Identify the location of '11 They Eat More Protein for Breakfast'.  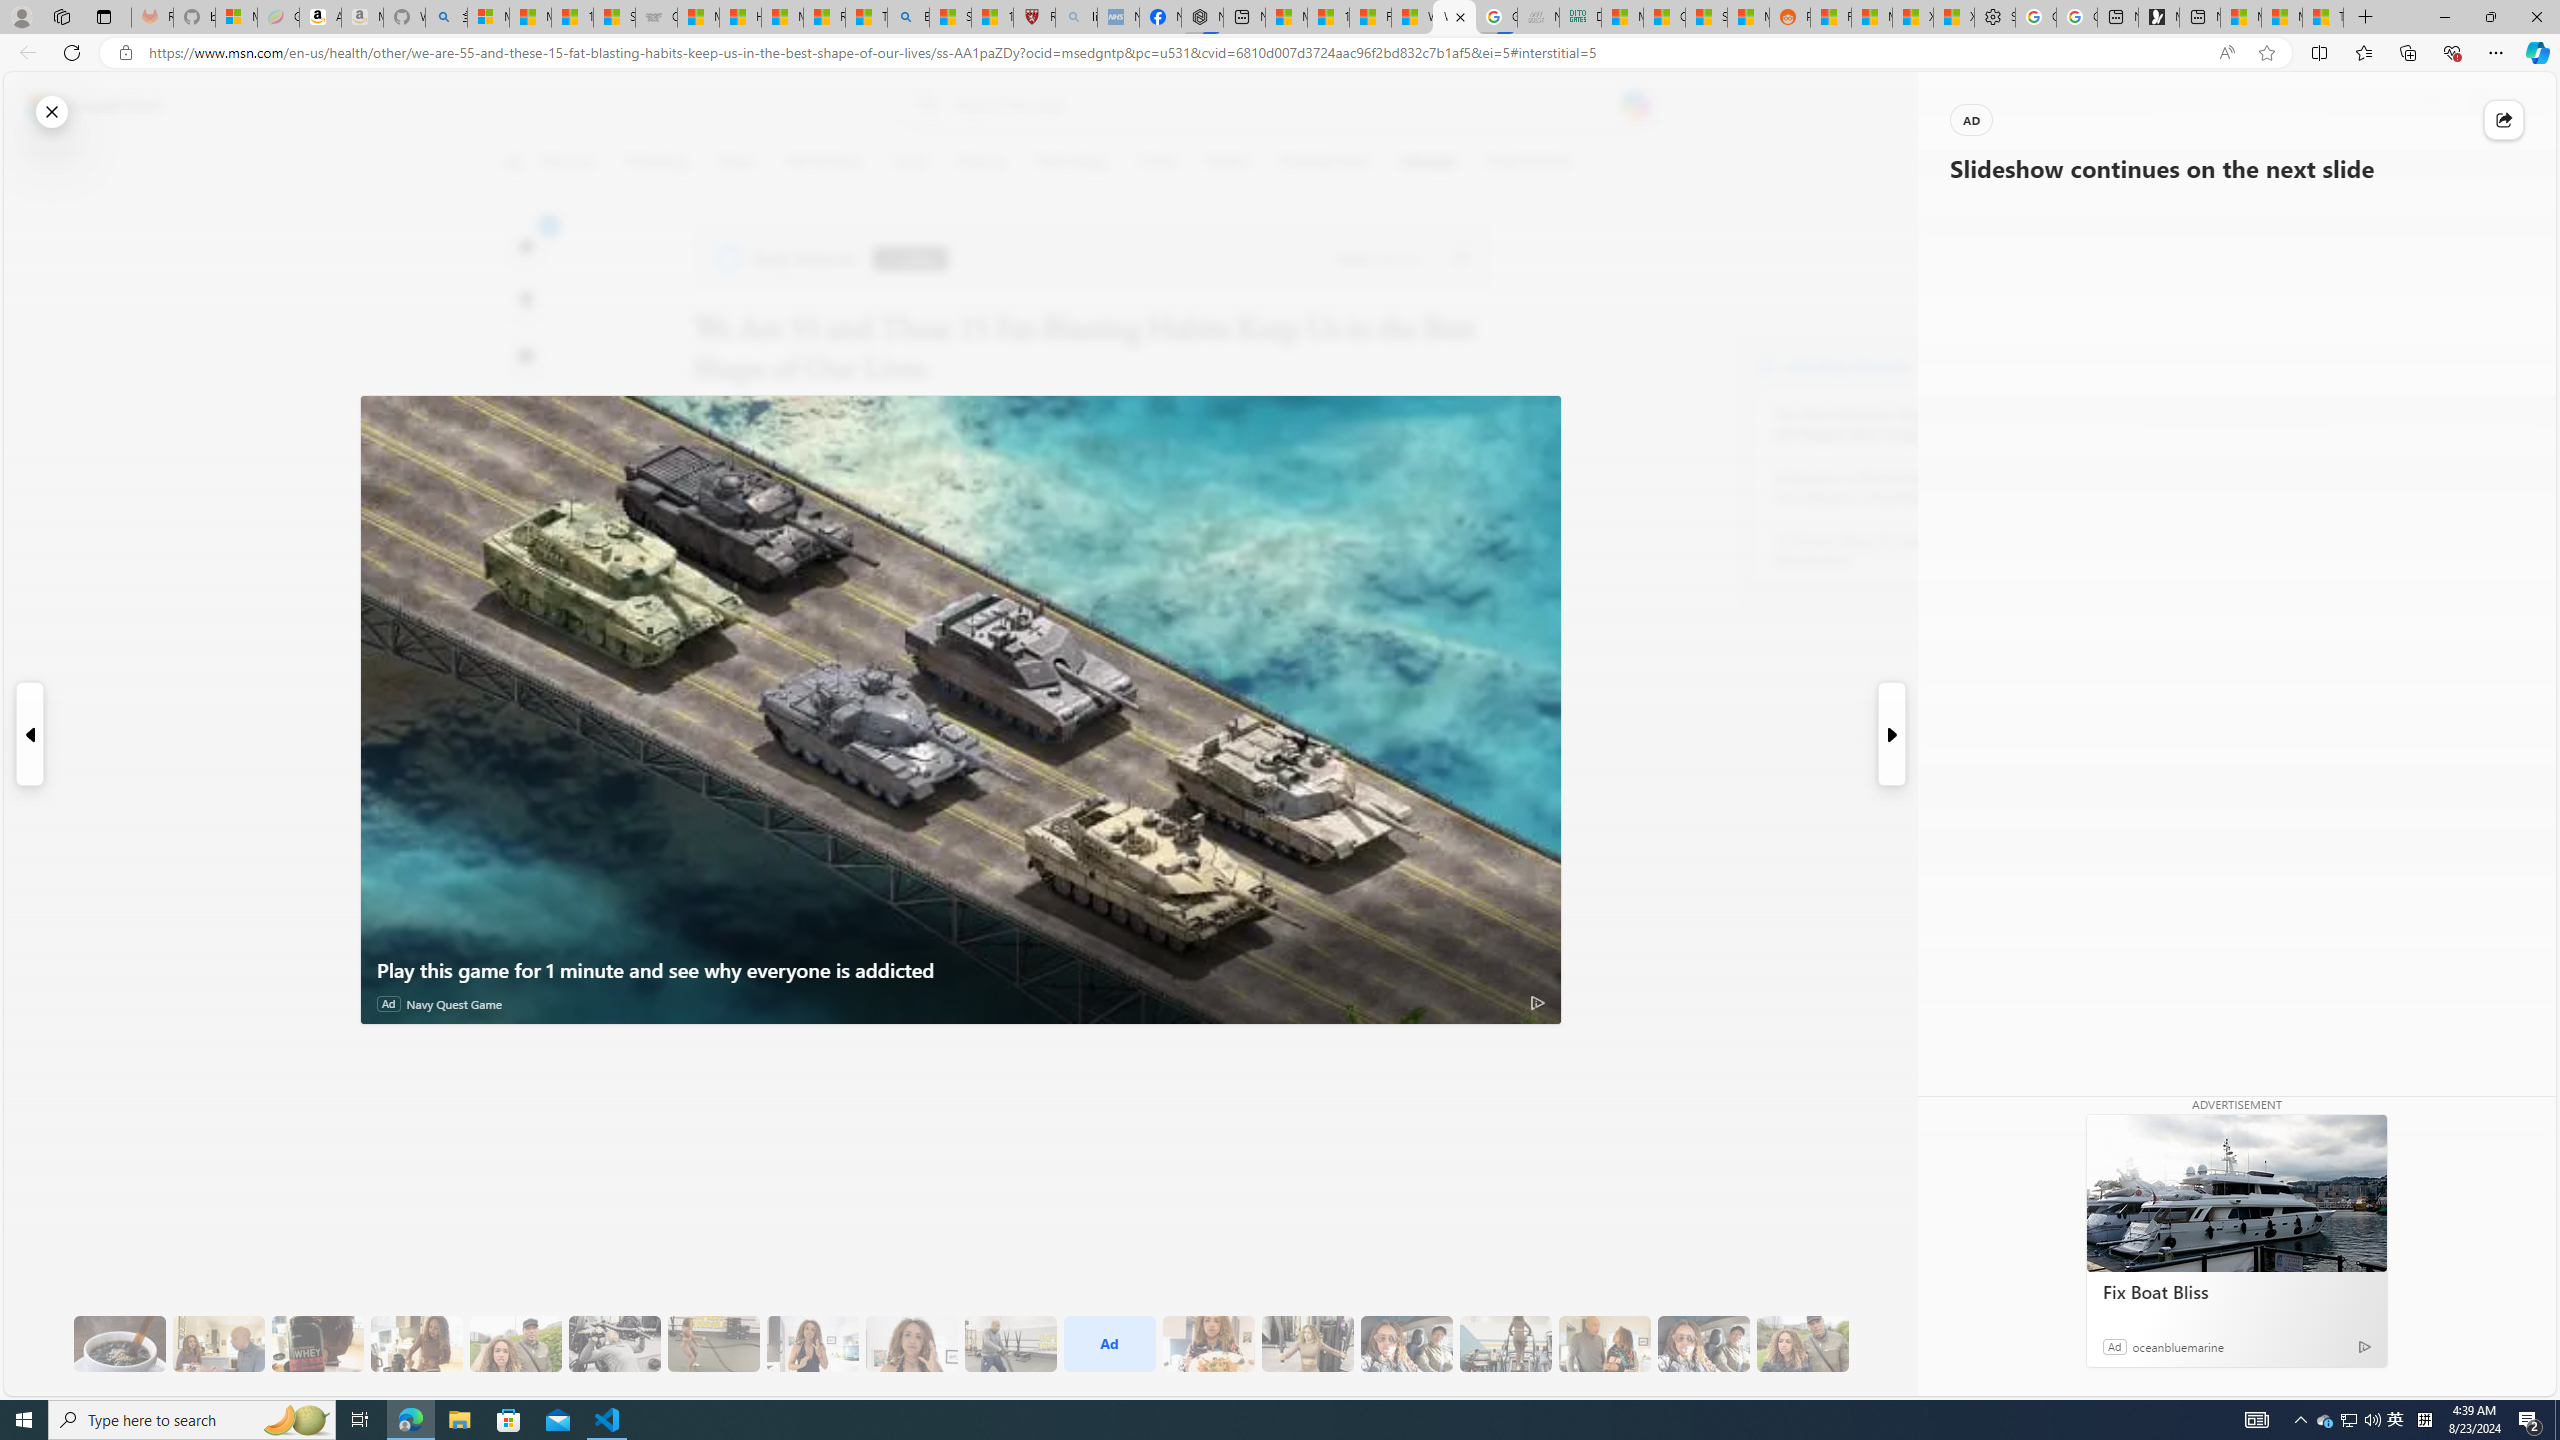
(811, 1344).